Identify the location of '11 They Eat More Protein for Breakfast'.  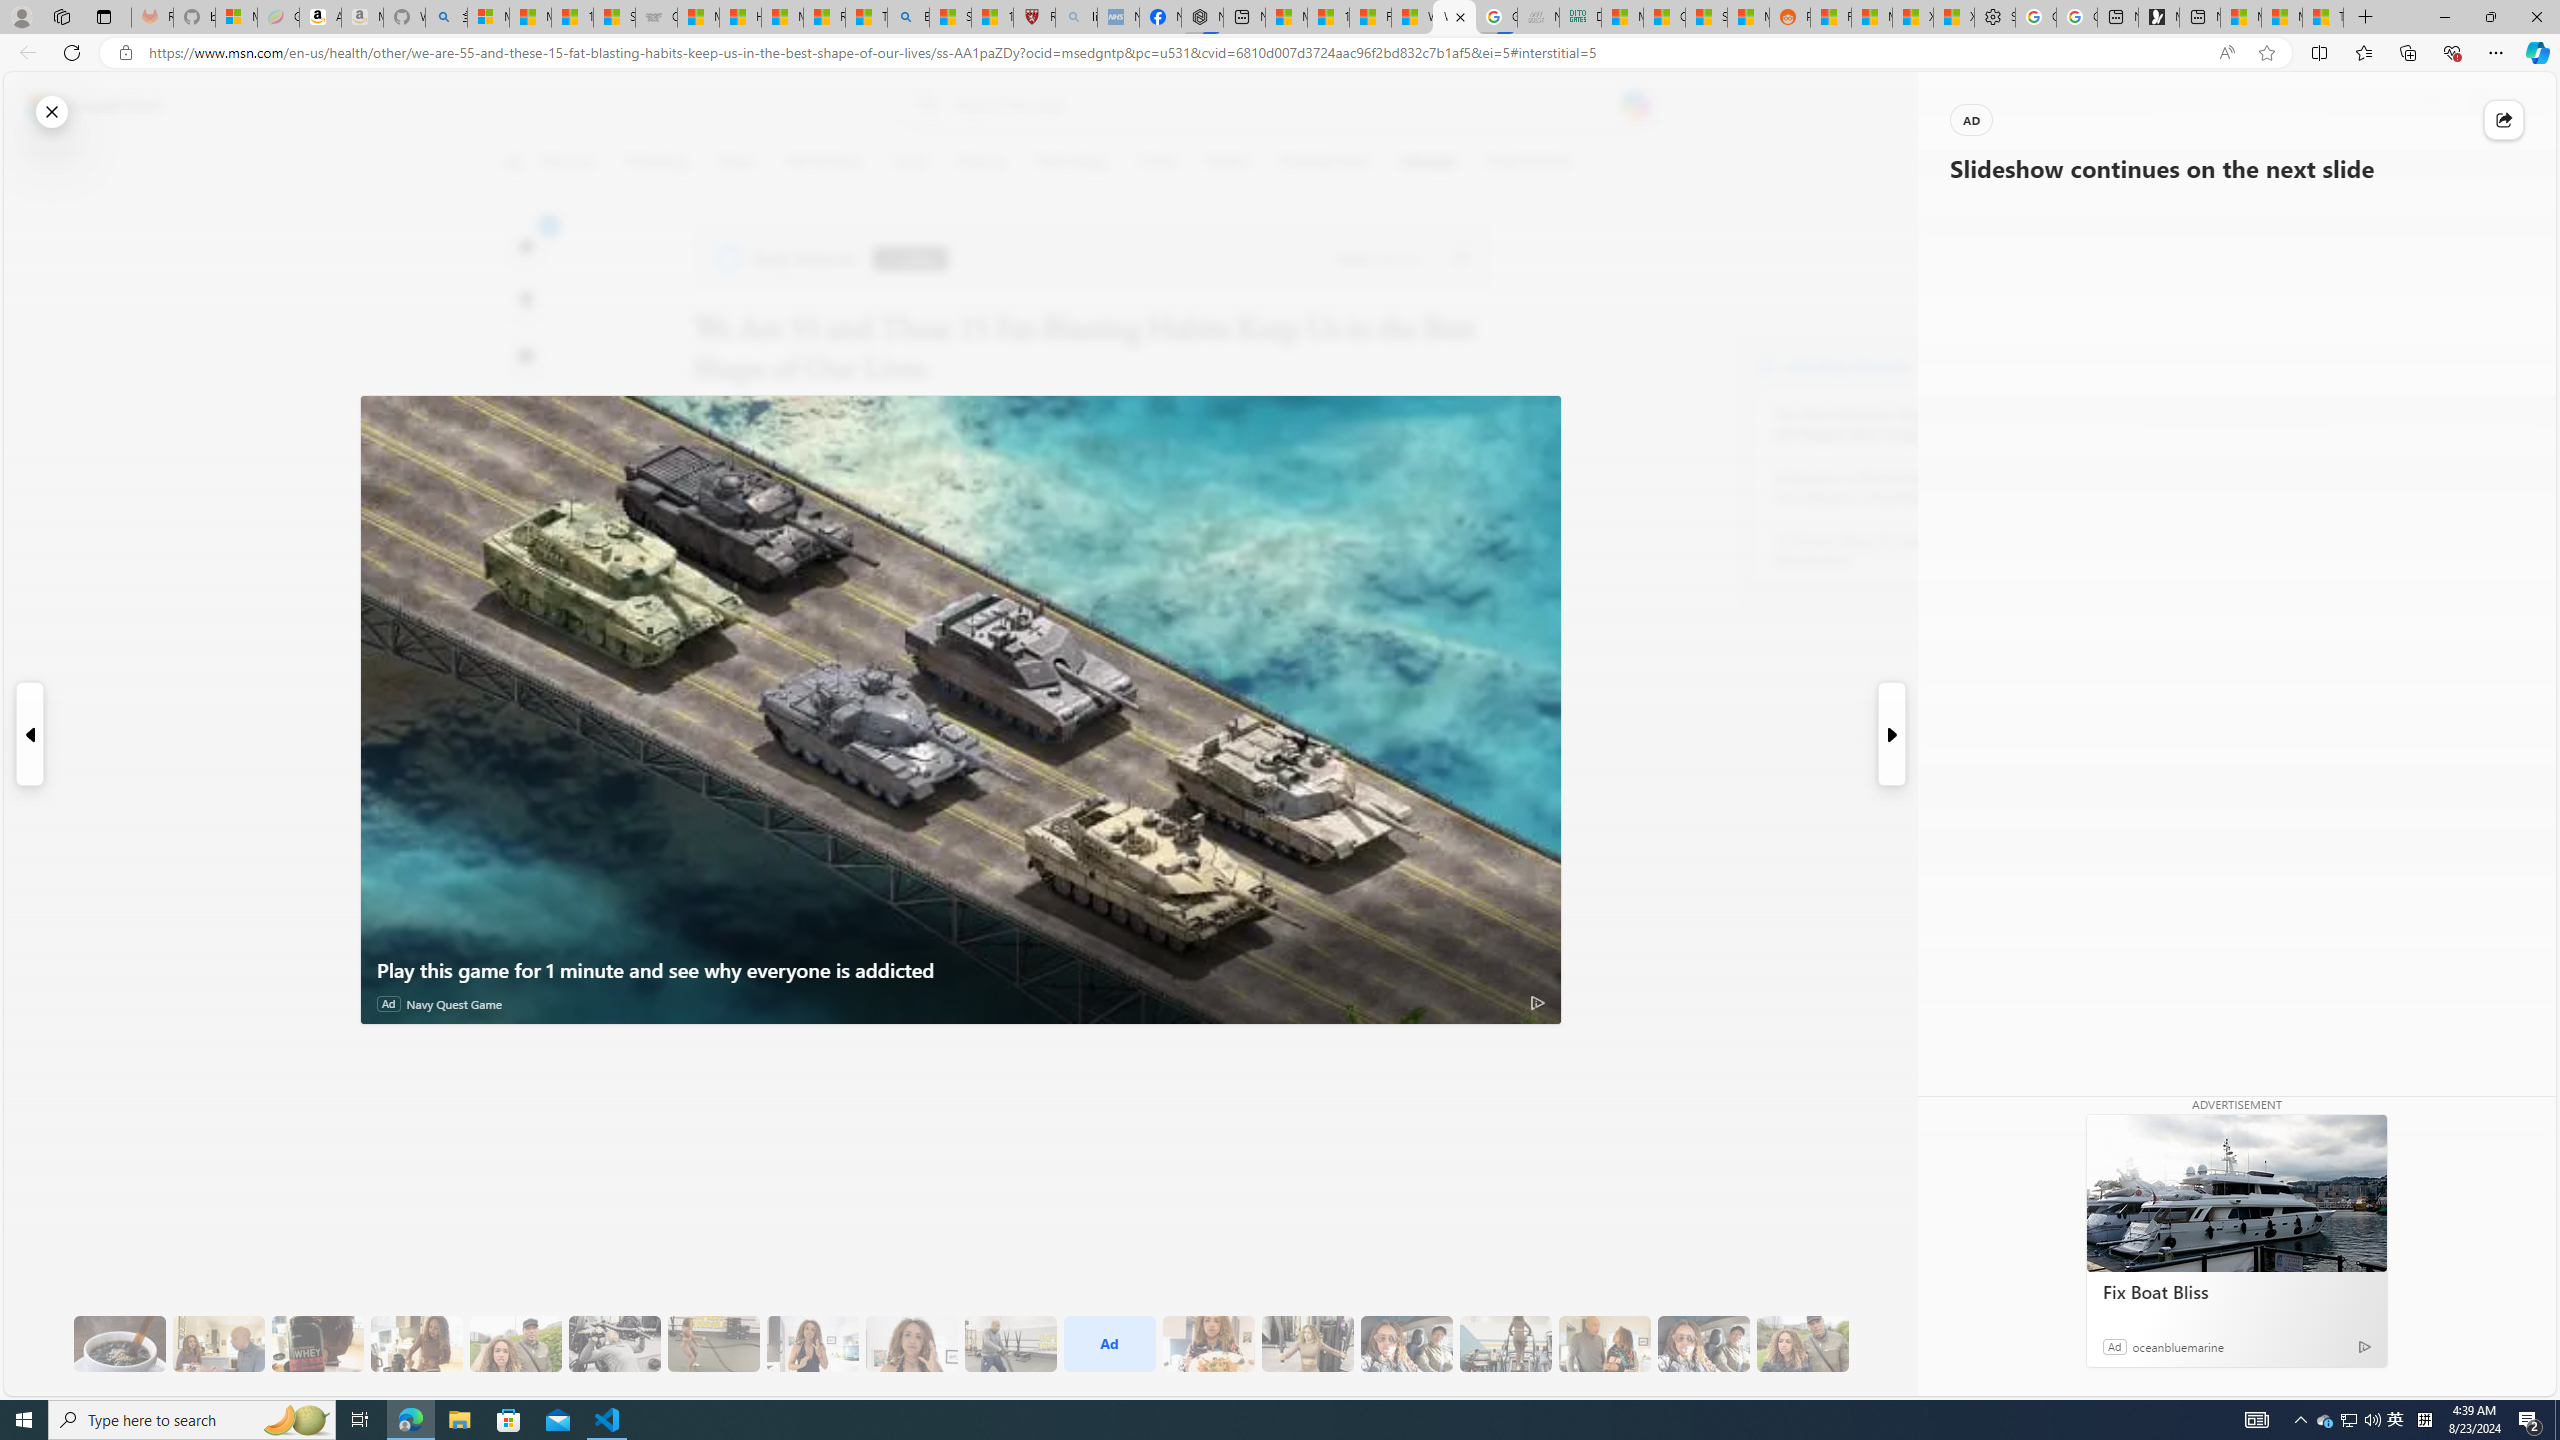
(811, 1344).